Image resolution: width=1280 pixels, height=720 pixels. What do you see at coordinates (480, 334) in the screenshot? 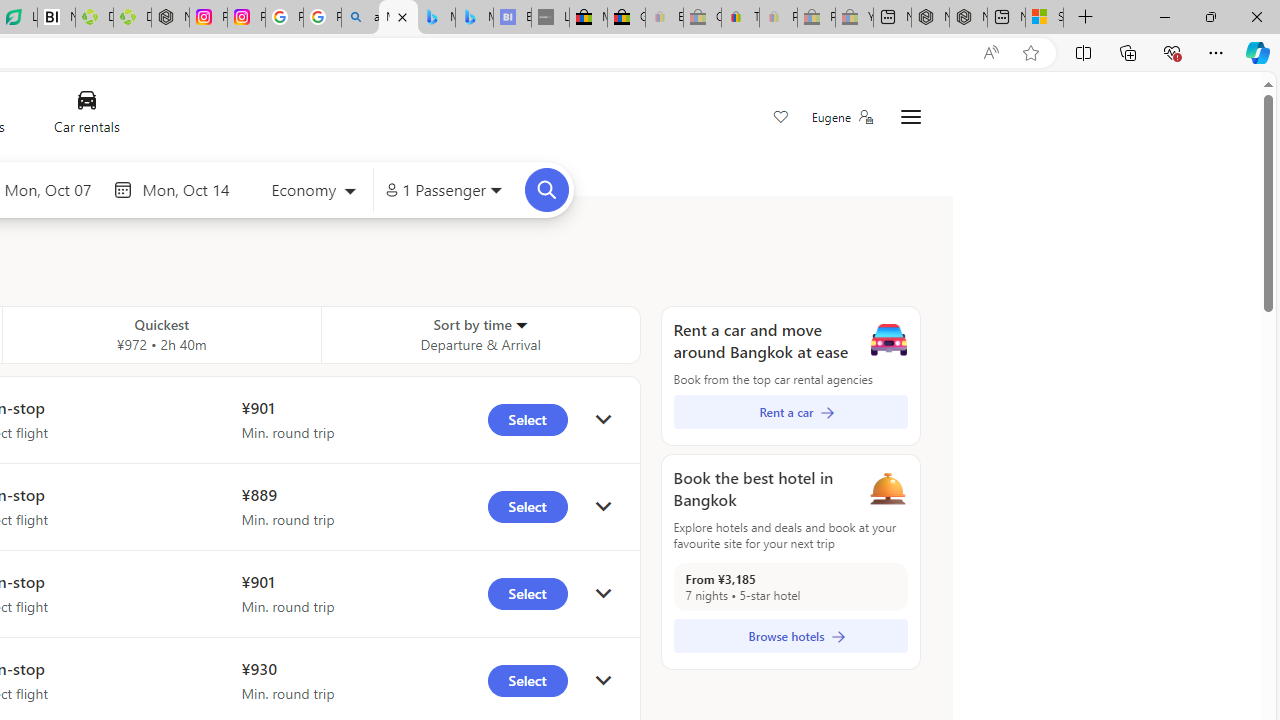
I see `'Sort by time Sorter Departure & Arrival'` at bounding box center [480, 334].